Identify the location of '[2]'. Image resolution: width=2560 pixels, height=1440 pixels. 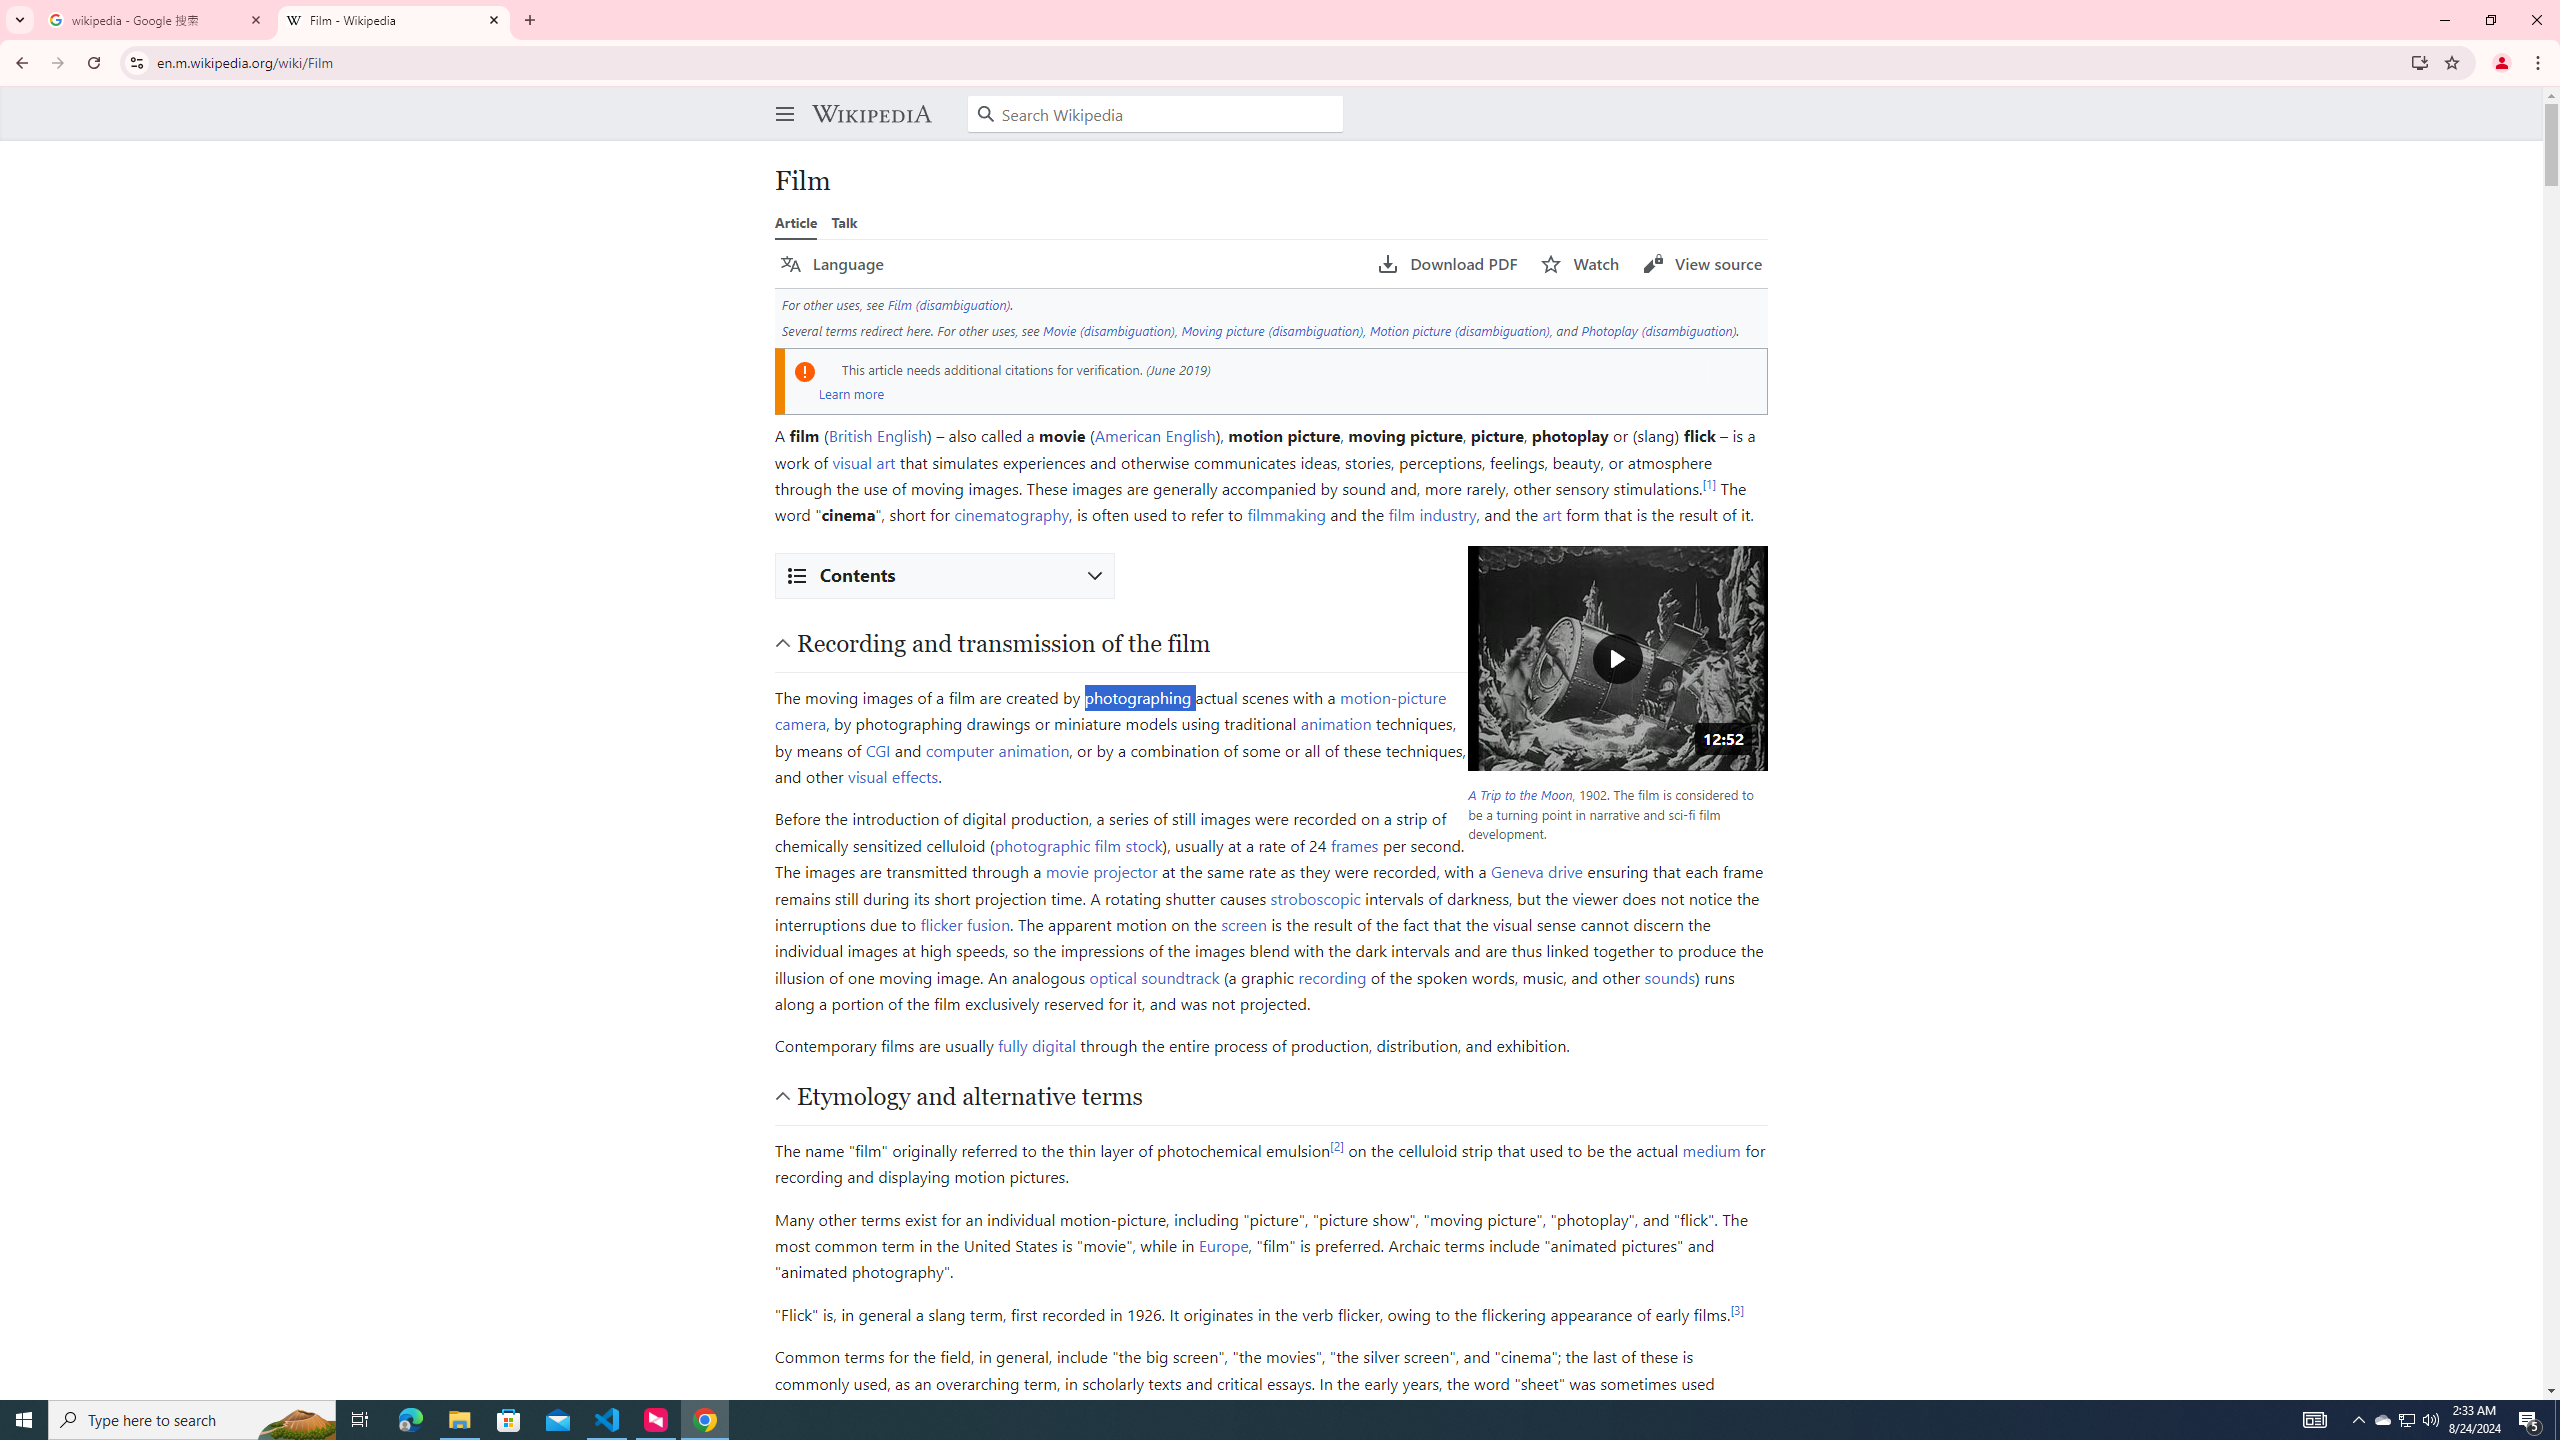
(1337, 1145).